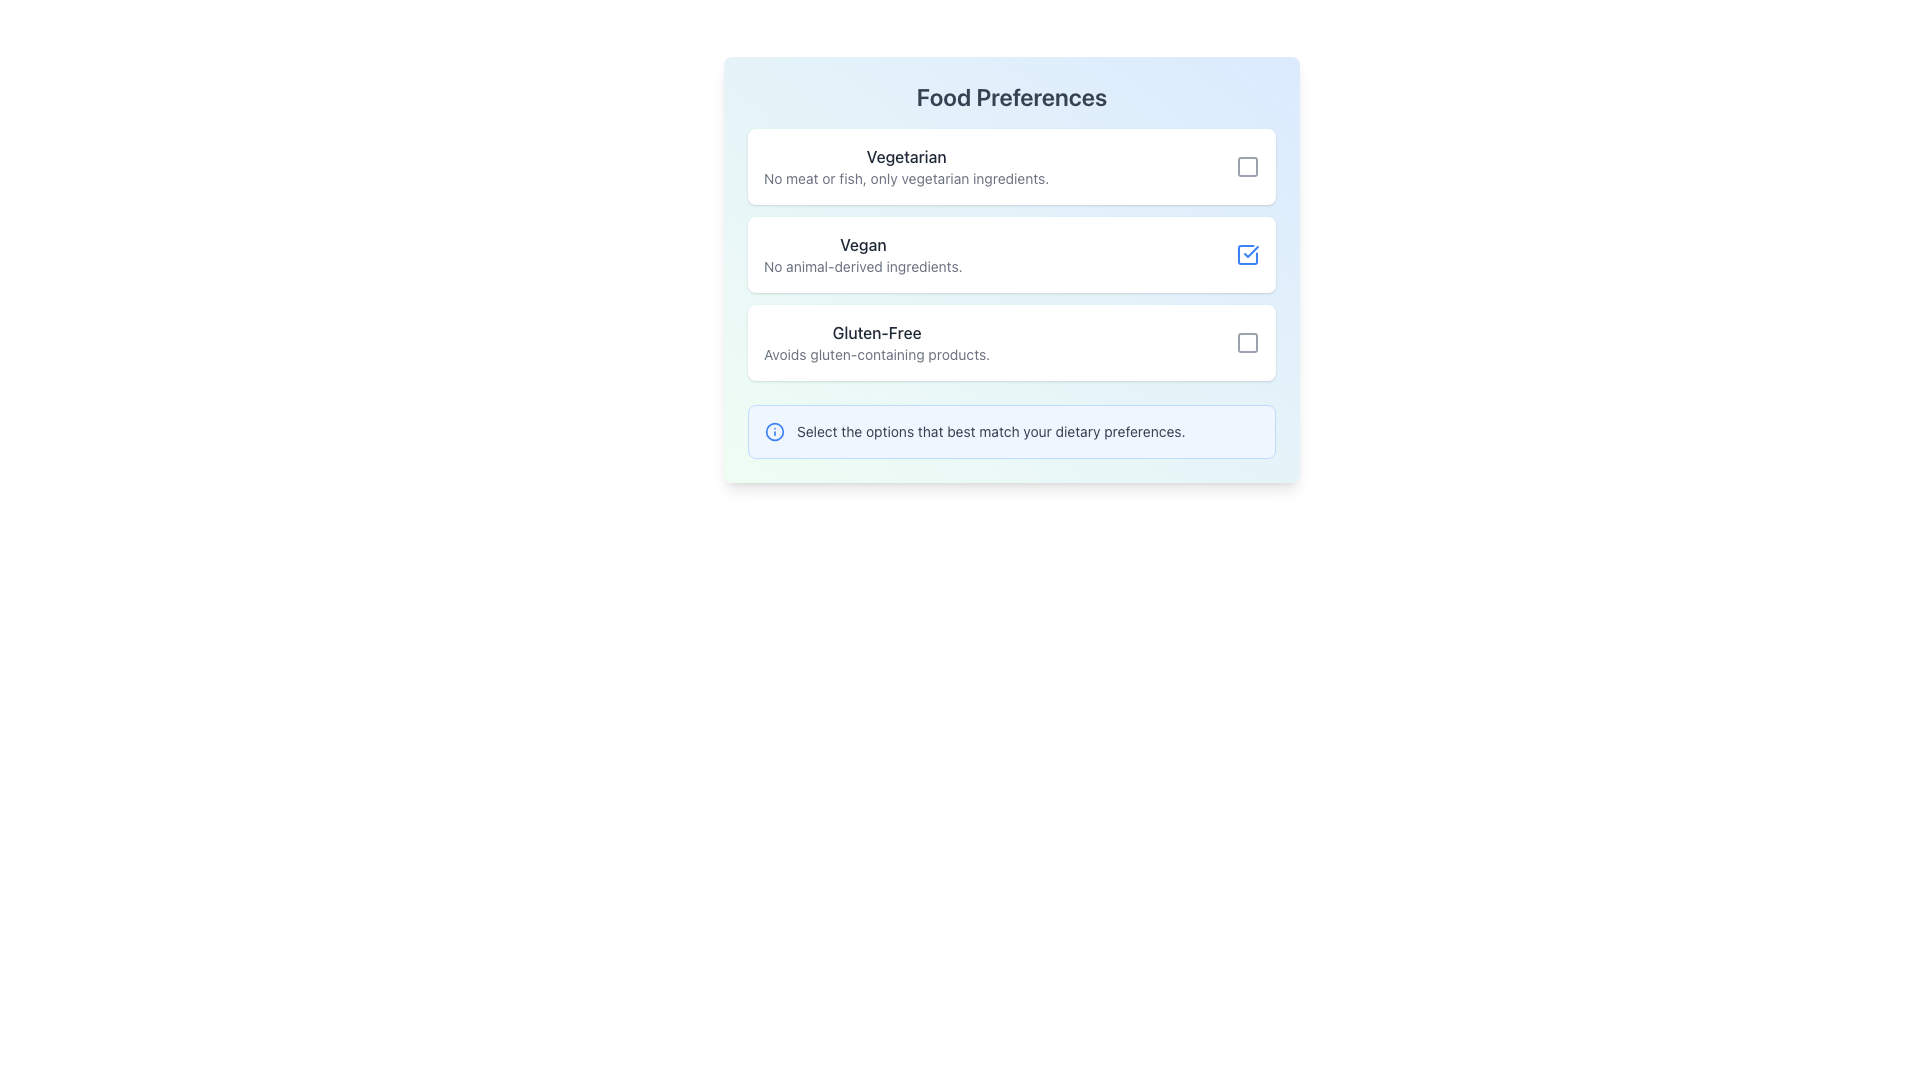 The height and width of the screenshot is (1080, 1920). I want to click on descriptive text label stating 'No meat or fish, only vegetarian ingredients.' which is located below the bolded label 'Vegetarian' in the food preferences card, so click(905, 177).